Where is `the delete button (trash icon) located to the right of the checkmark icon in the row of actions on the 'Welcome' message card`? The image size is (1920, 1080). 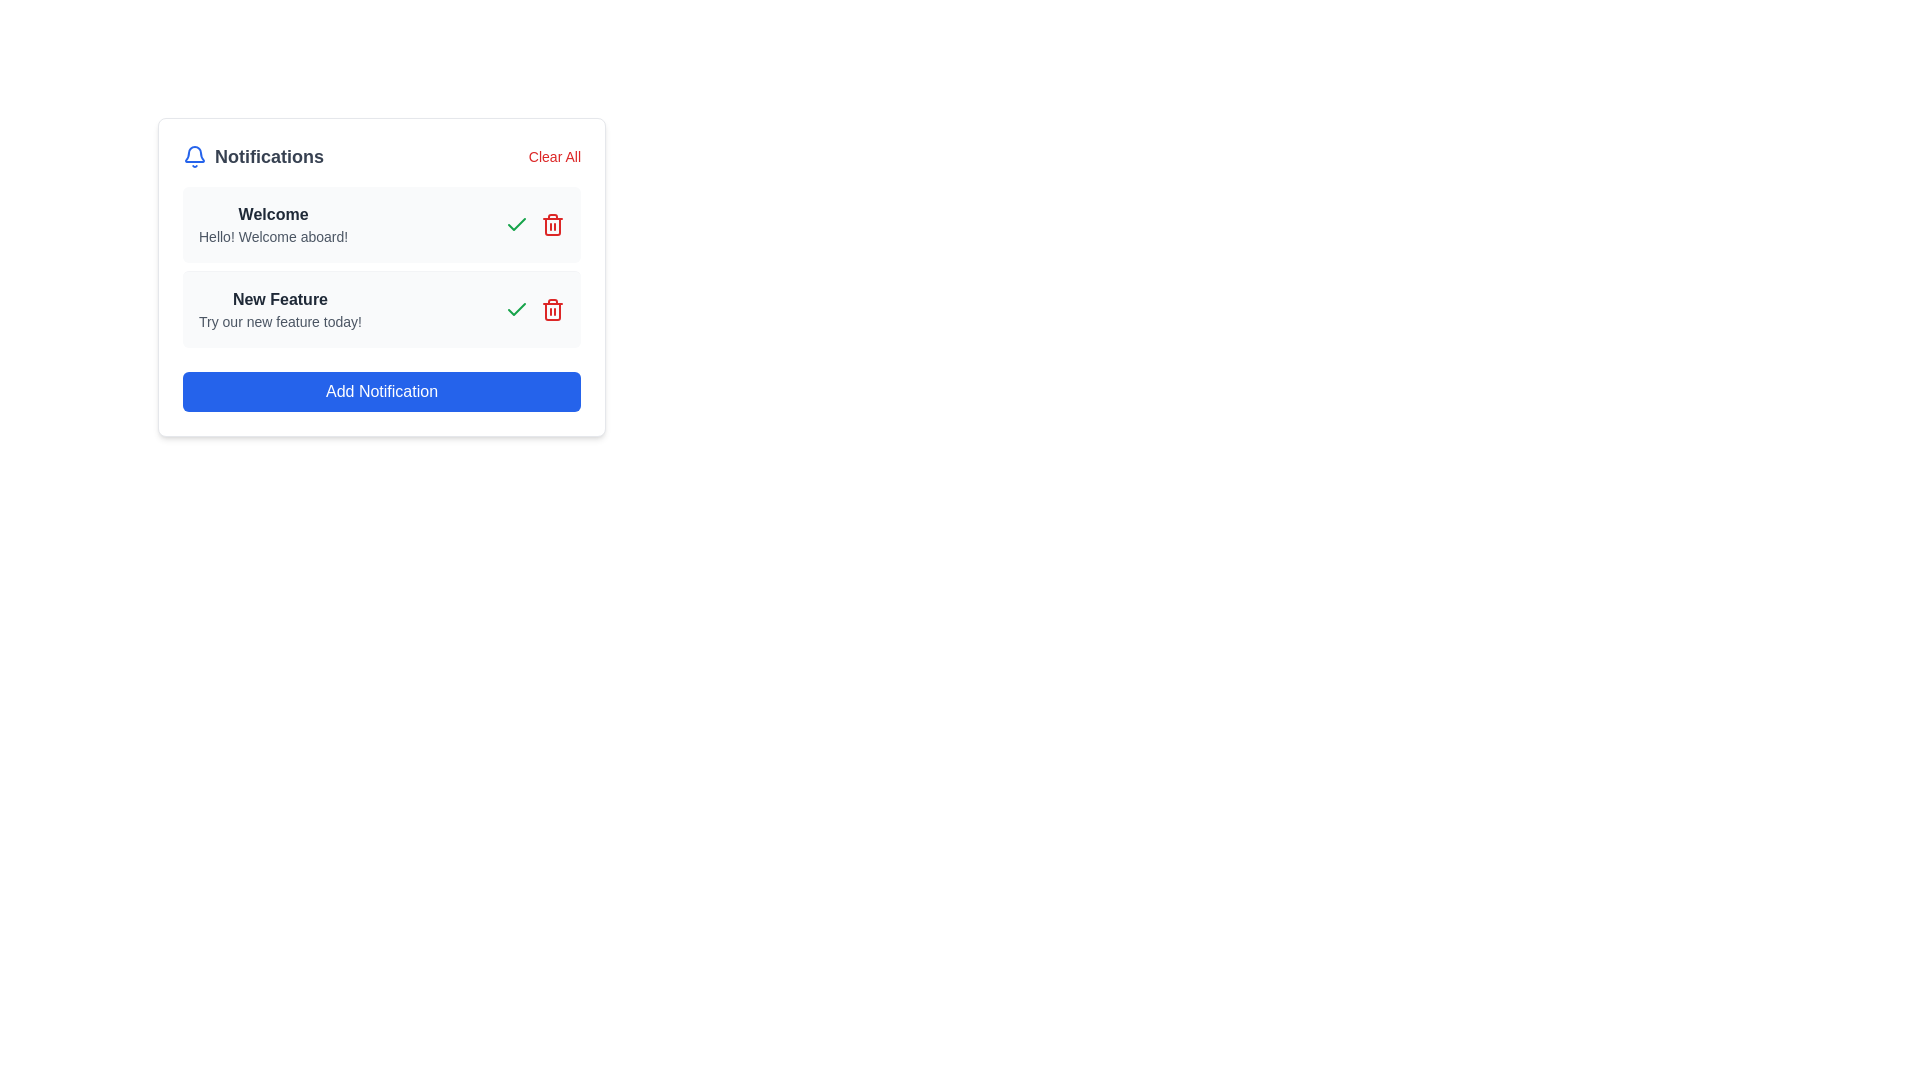 the delete button (trash icon) located to the right of the checkmark icon in the row of actions on the 'Welcome' message card is located at coordinates (552, 224).